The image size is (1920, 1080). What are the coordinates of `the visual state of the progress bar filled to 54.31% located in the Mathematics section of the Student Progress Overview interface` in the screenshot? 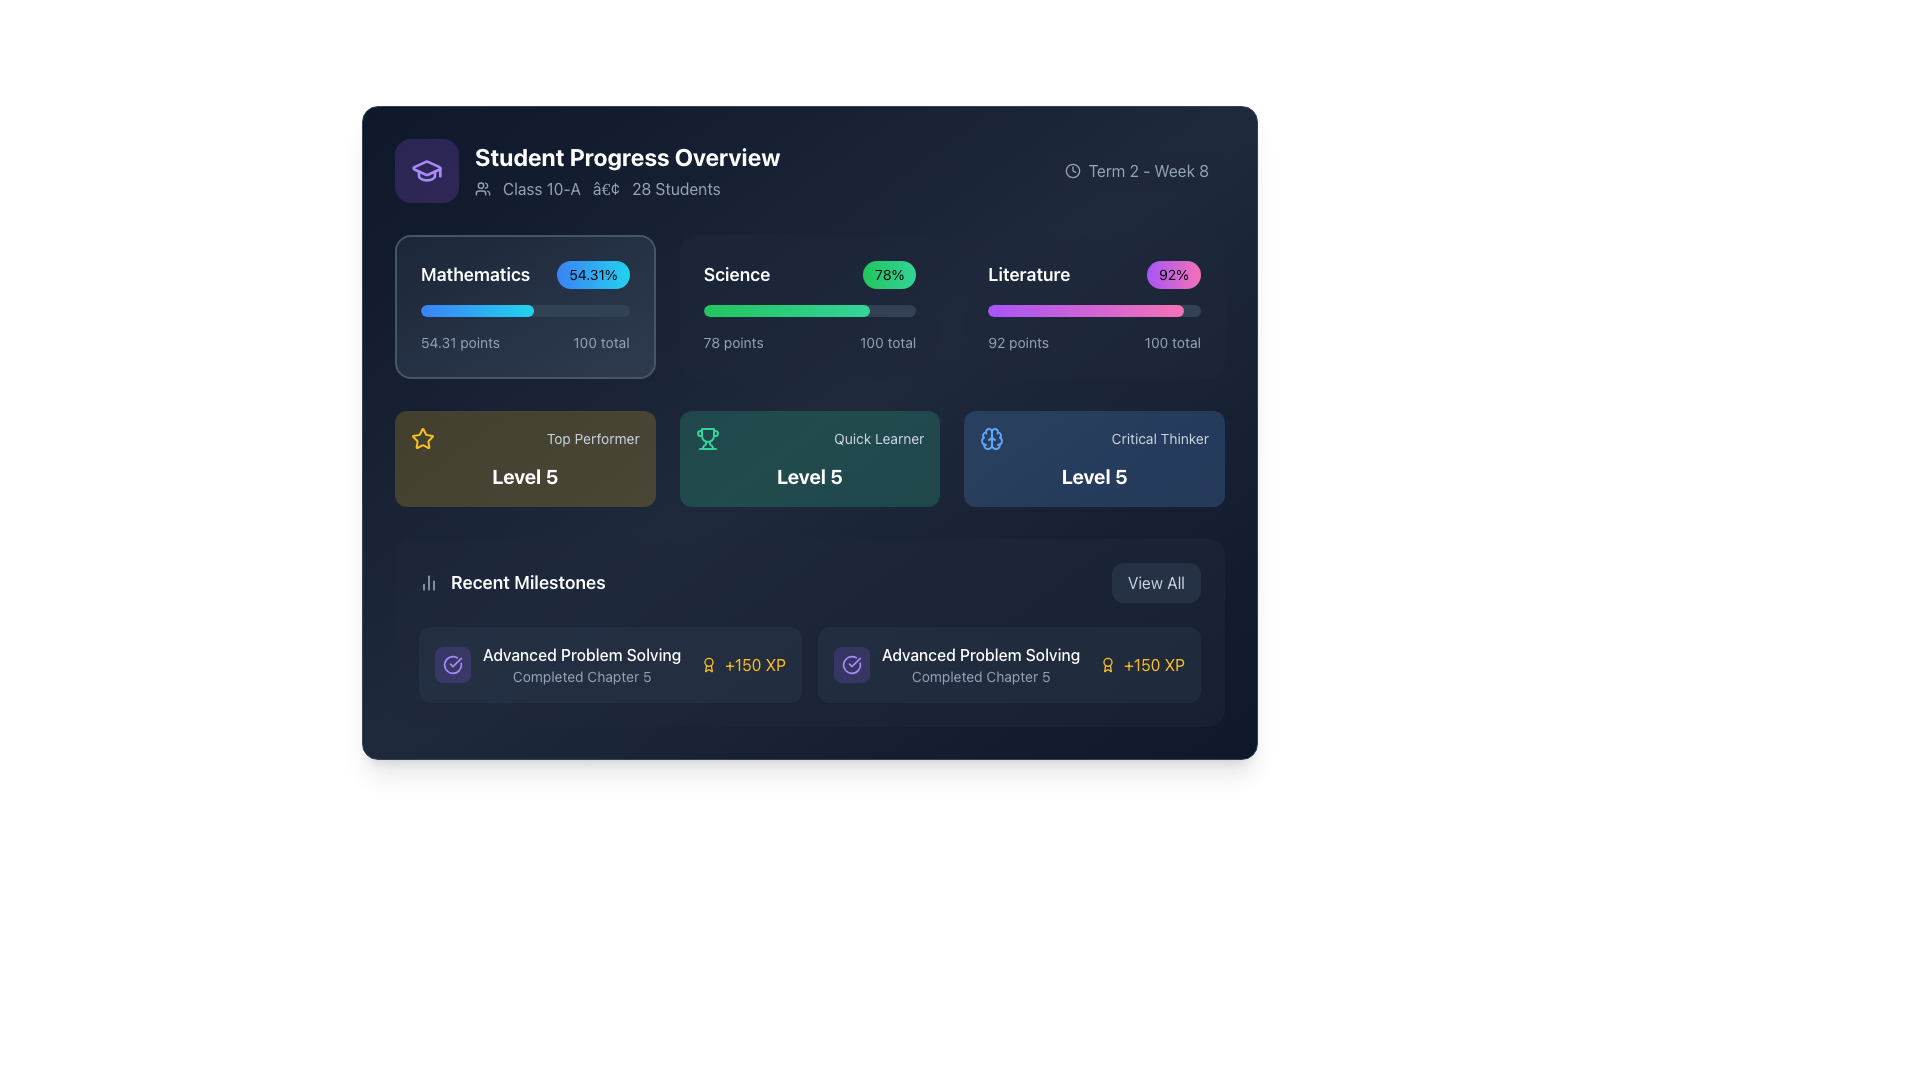 It's located at (476, 311).